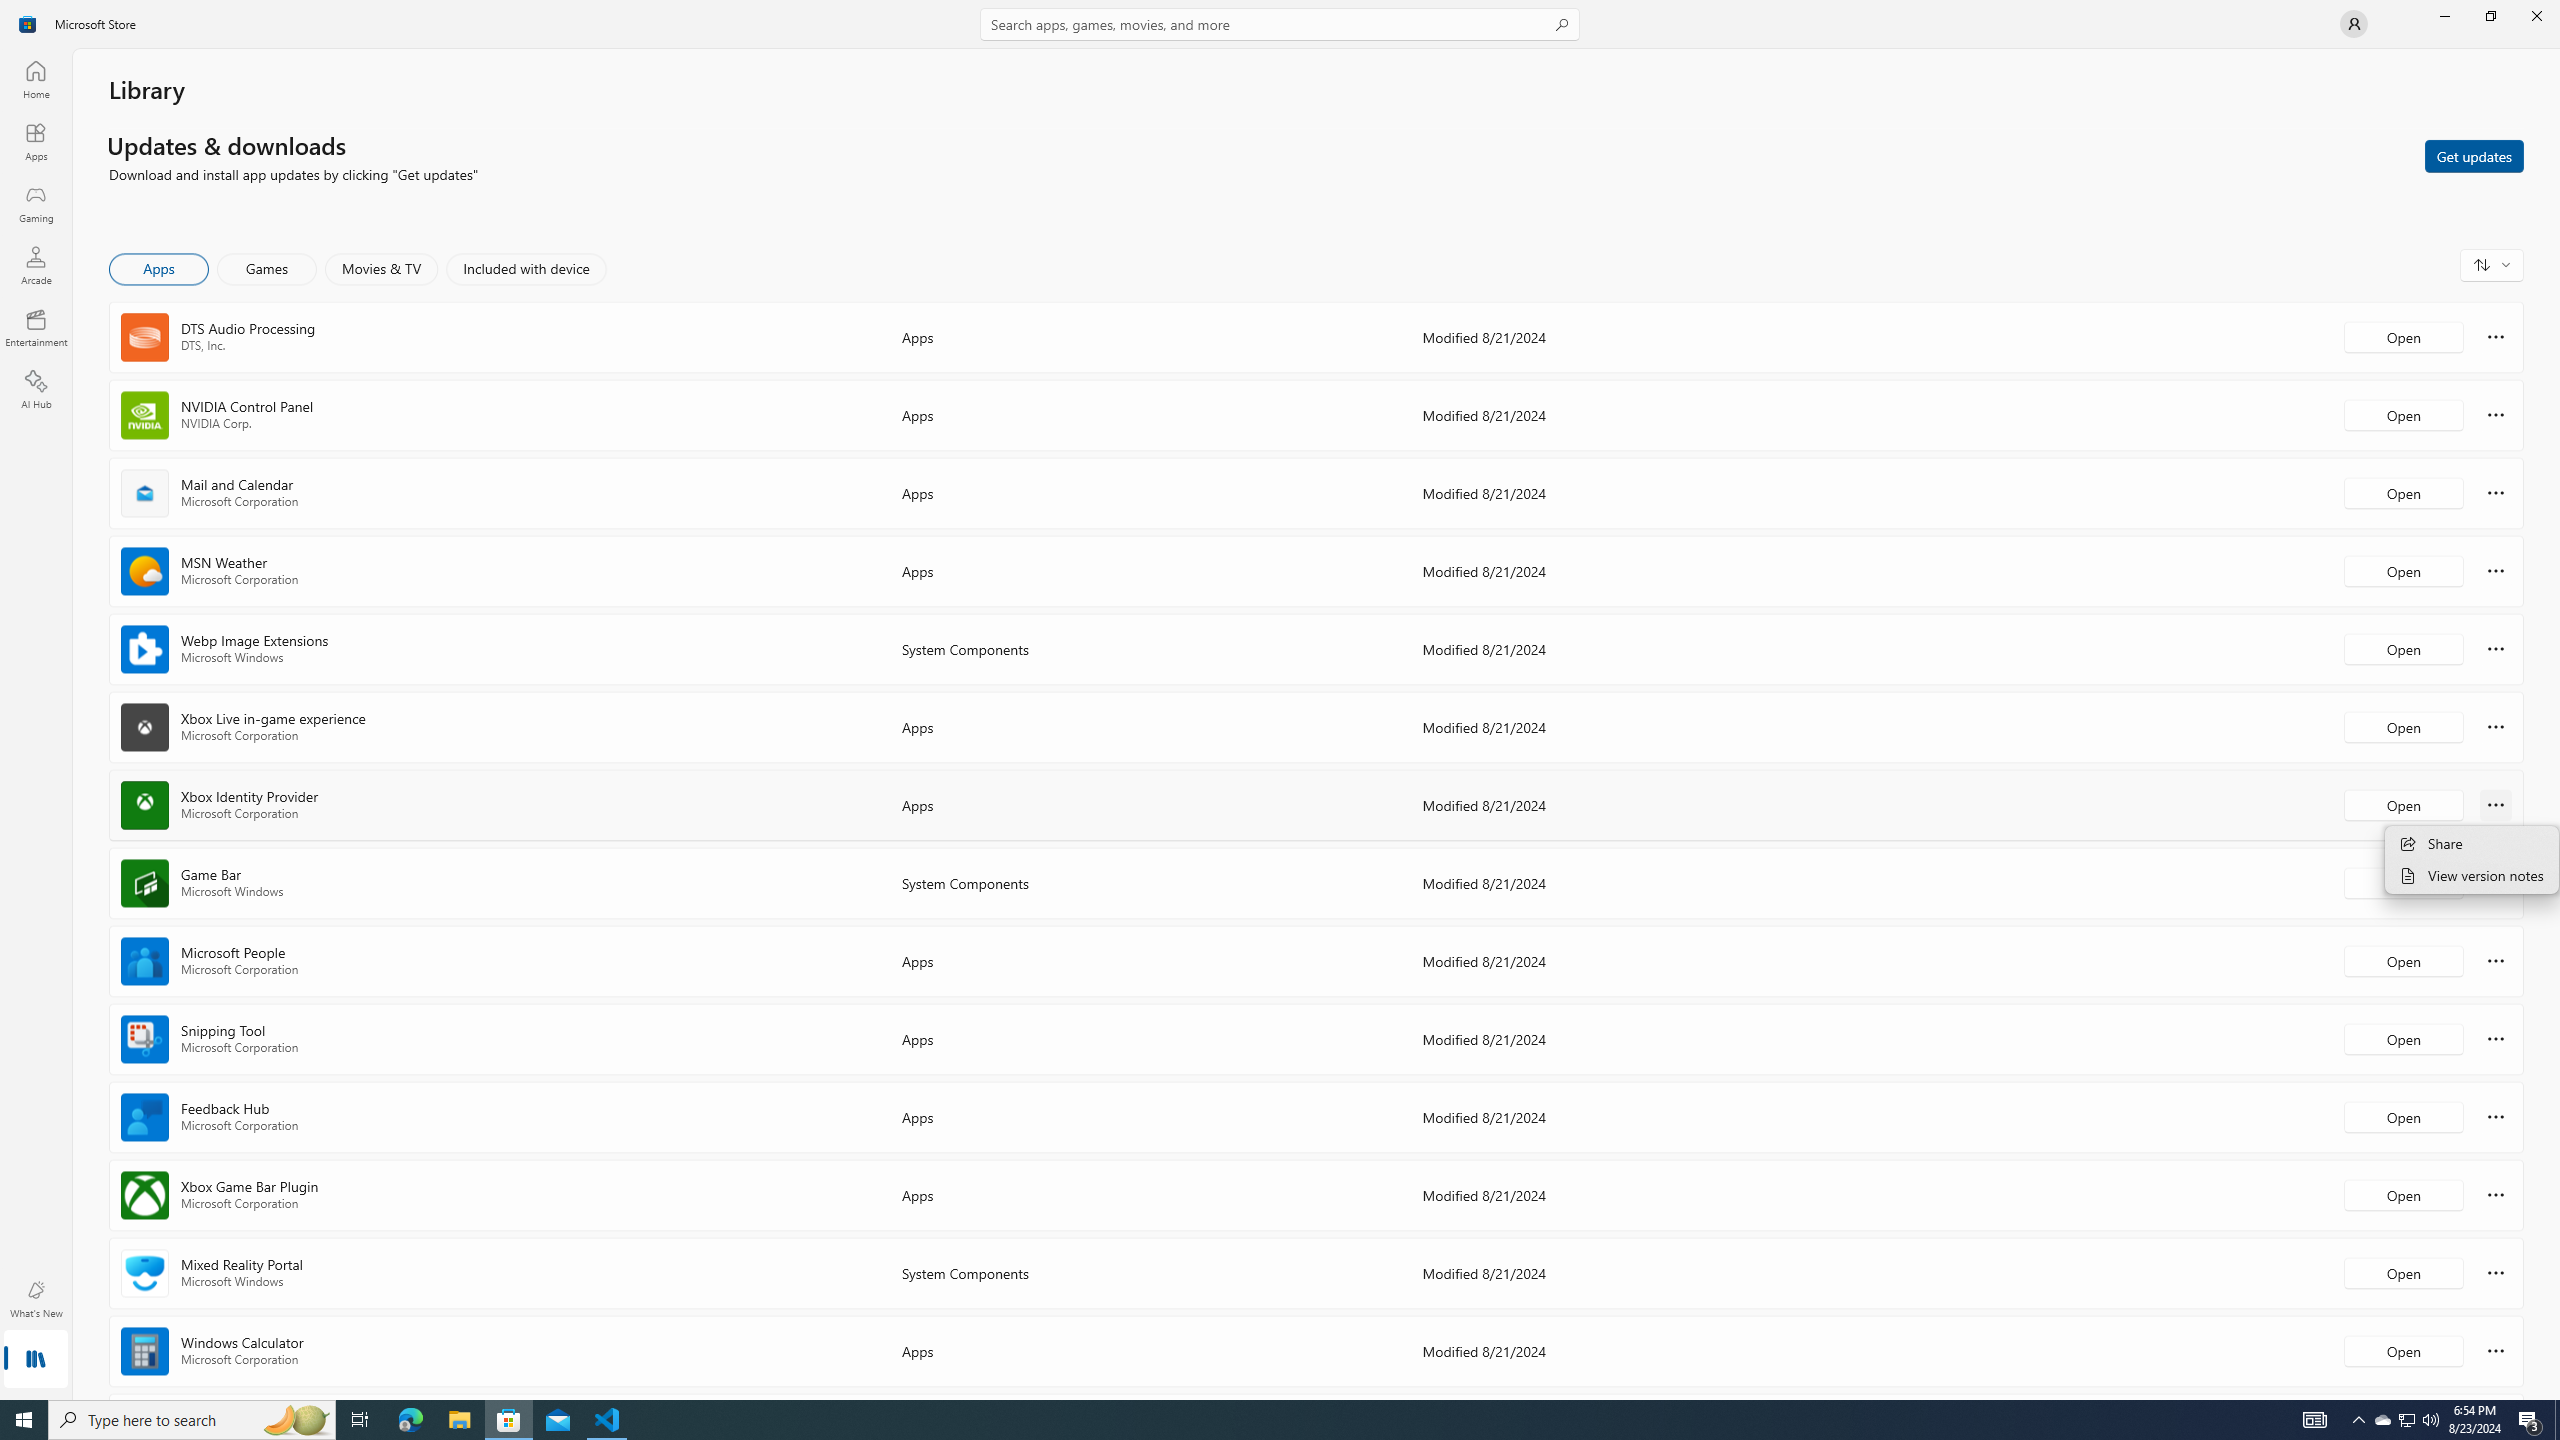  Describe the element at coordinates (34, 264) in the screenshot. I see `'Arcade'` at that location.